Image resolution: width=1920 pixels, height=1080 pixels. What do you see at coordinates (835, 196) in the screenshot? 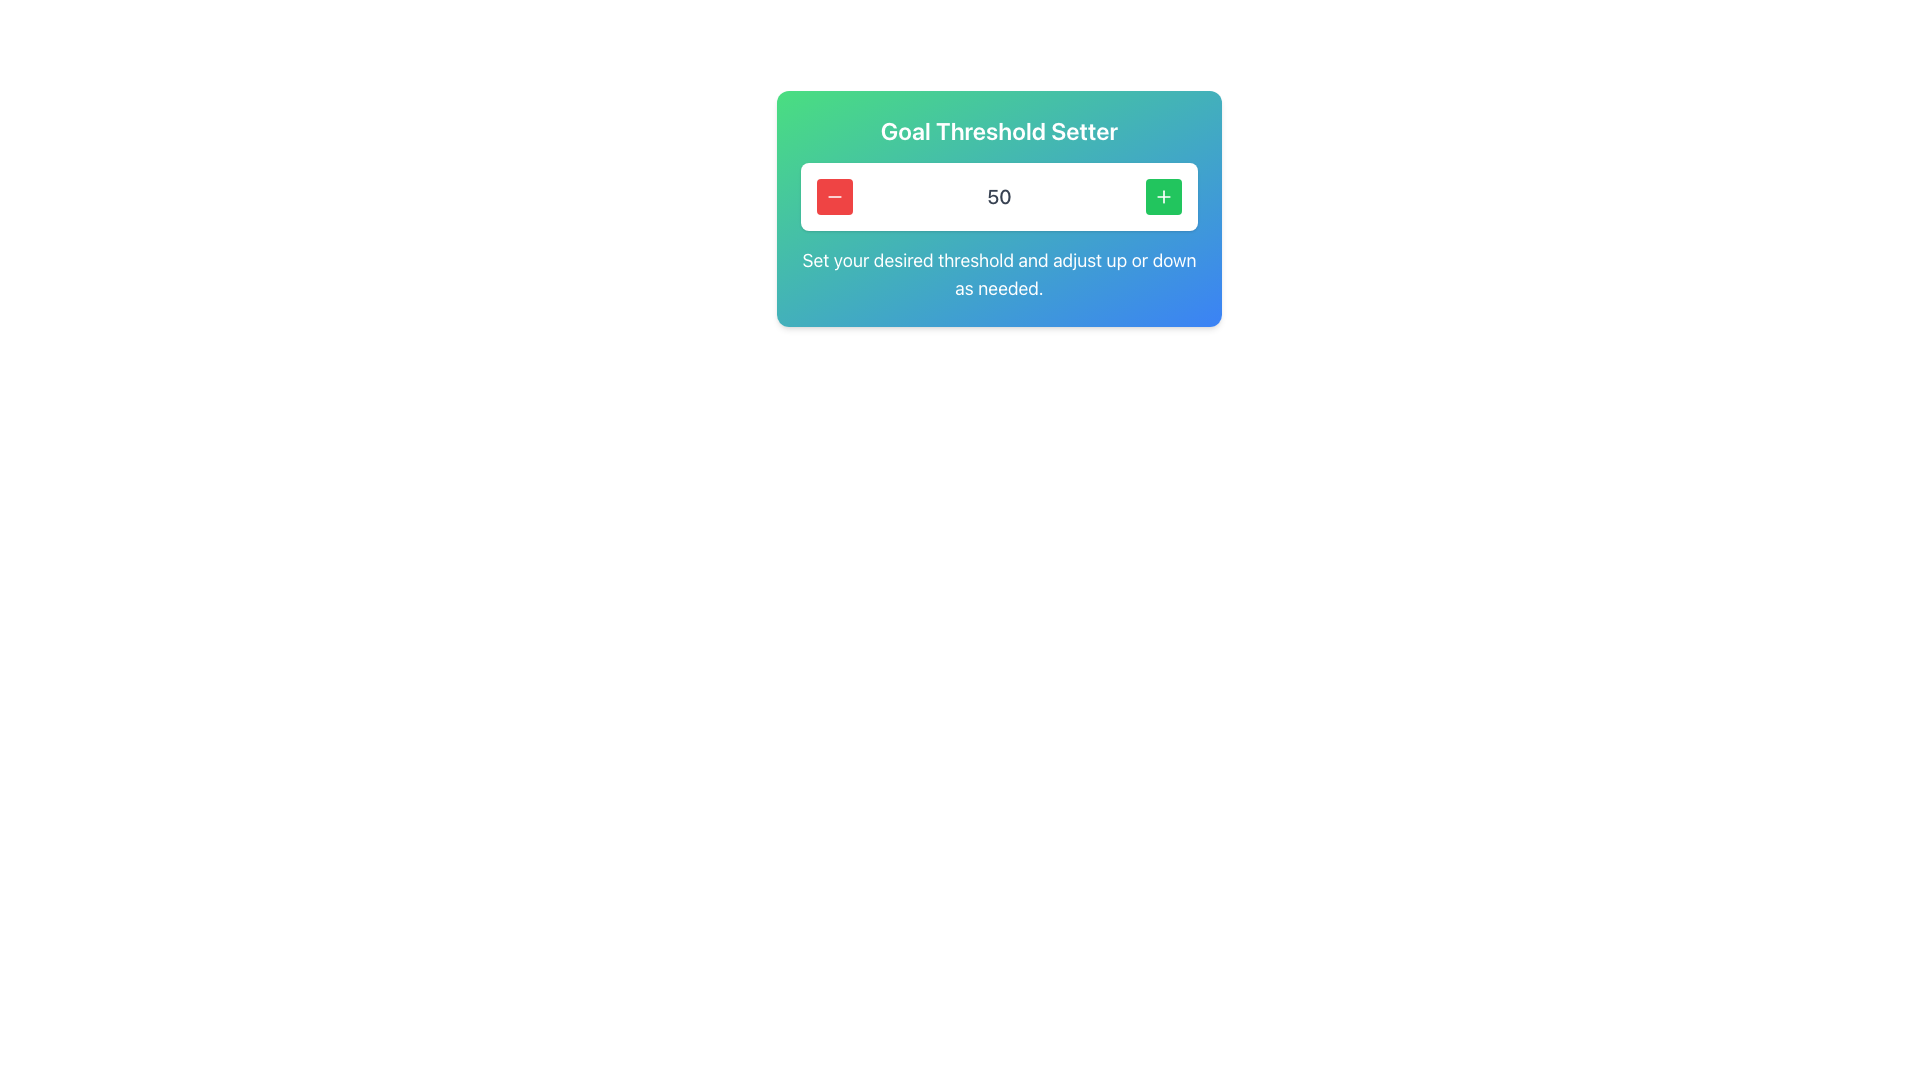
I see `the decrement button located to the left of the number '50'` at bounding box center [835, 196].